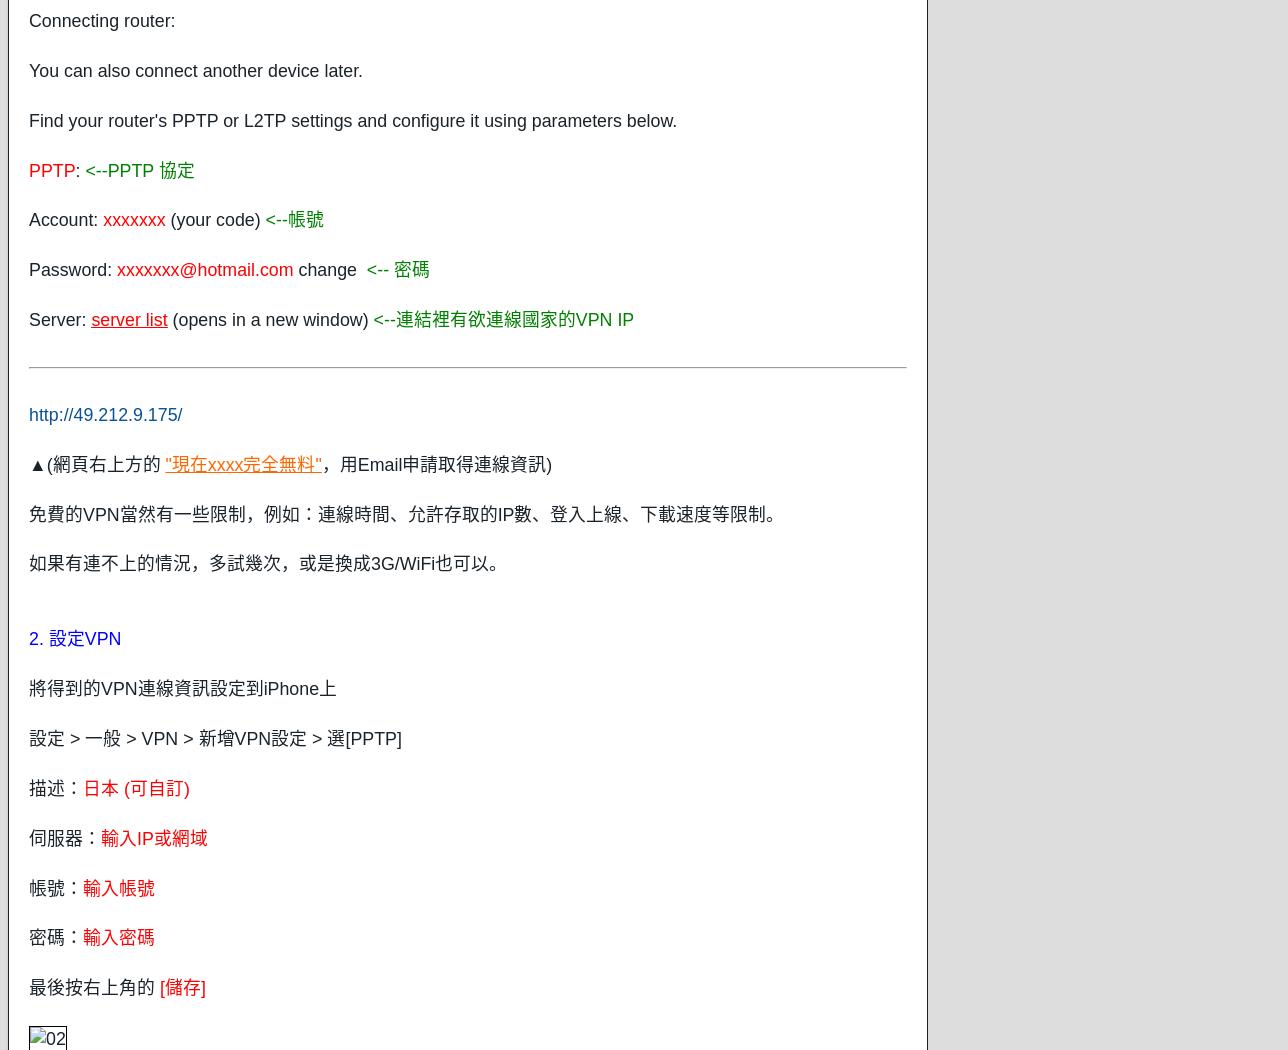 The image size is (1288, 1050). I want to click on 'Account:', so click(65, 218).